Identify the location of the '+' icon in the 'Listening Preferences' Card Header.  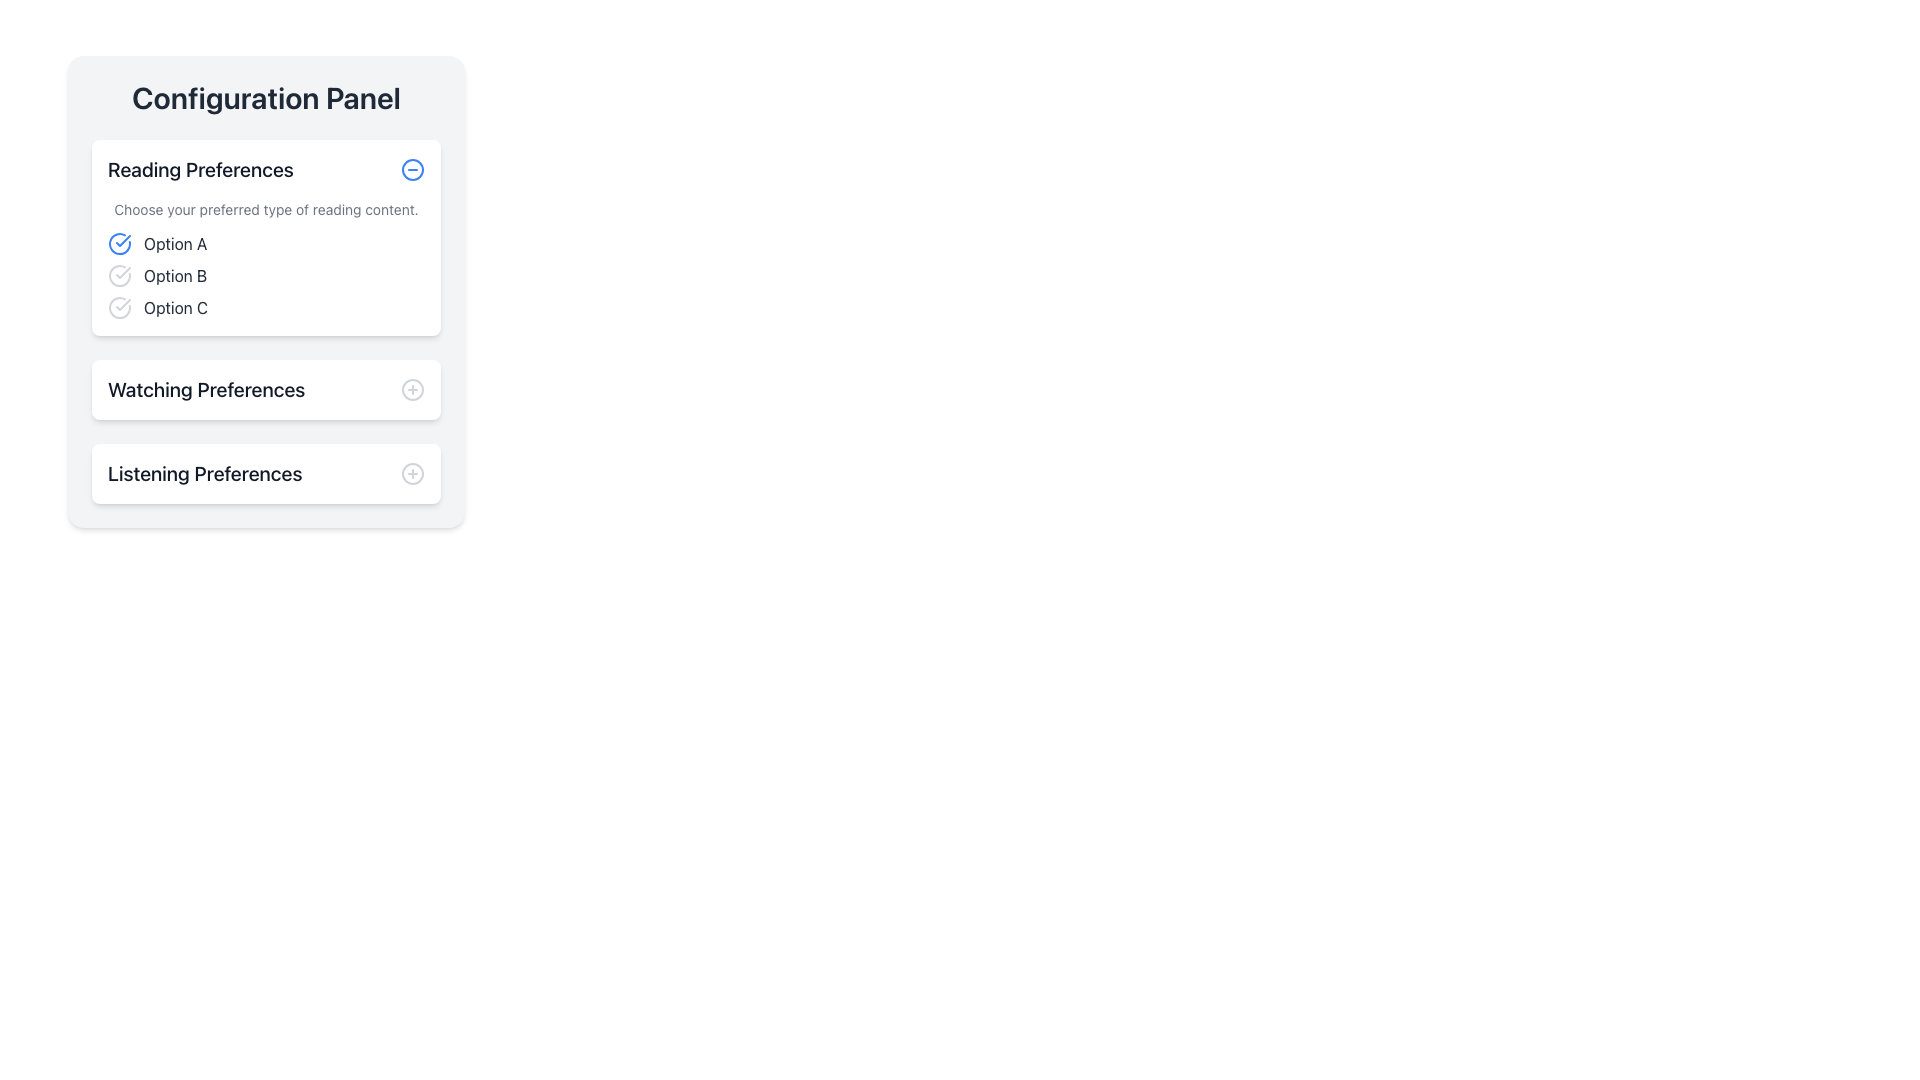
(265, 474).